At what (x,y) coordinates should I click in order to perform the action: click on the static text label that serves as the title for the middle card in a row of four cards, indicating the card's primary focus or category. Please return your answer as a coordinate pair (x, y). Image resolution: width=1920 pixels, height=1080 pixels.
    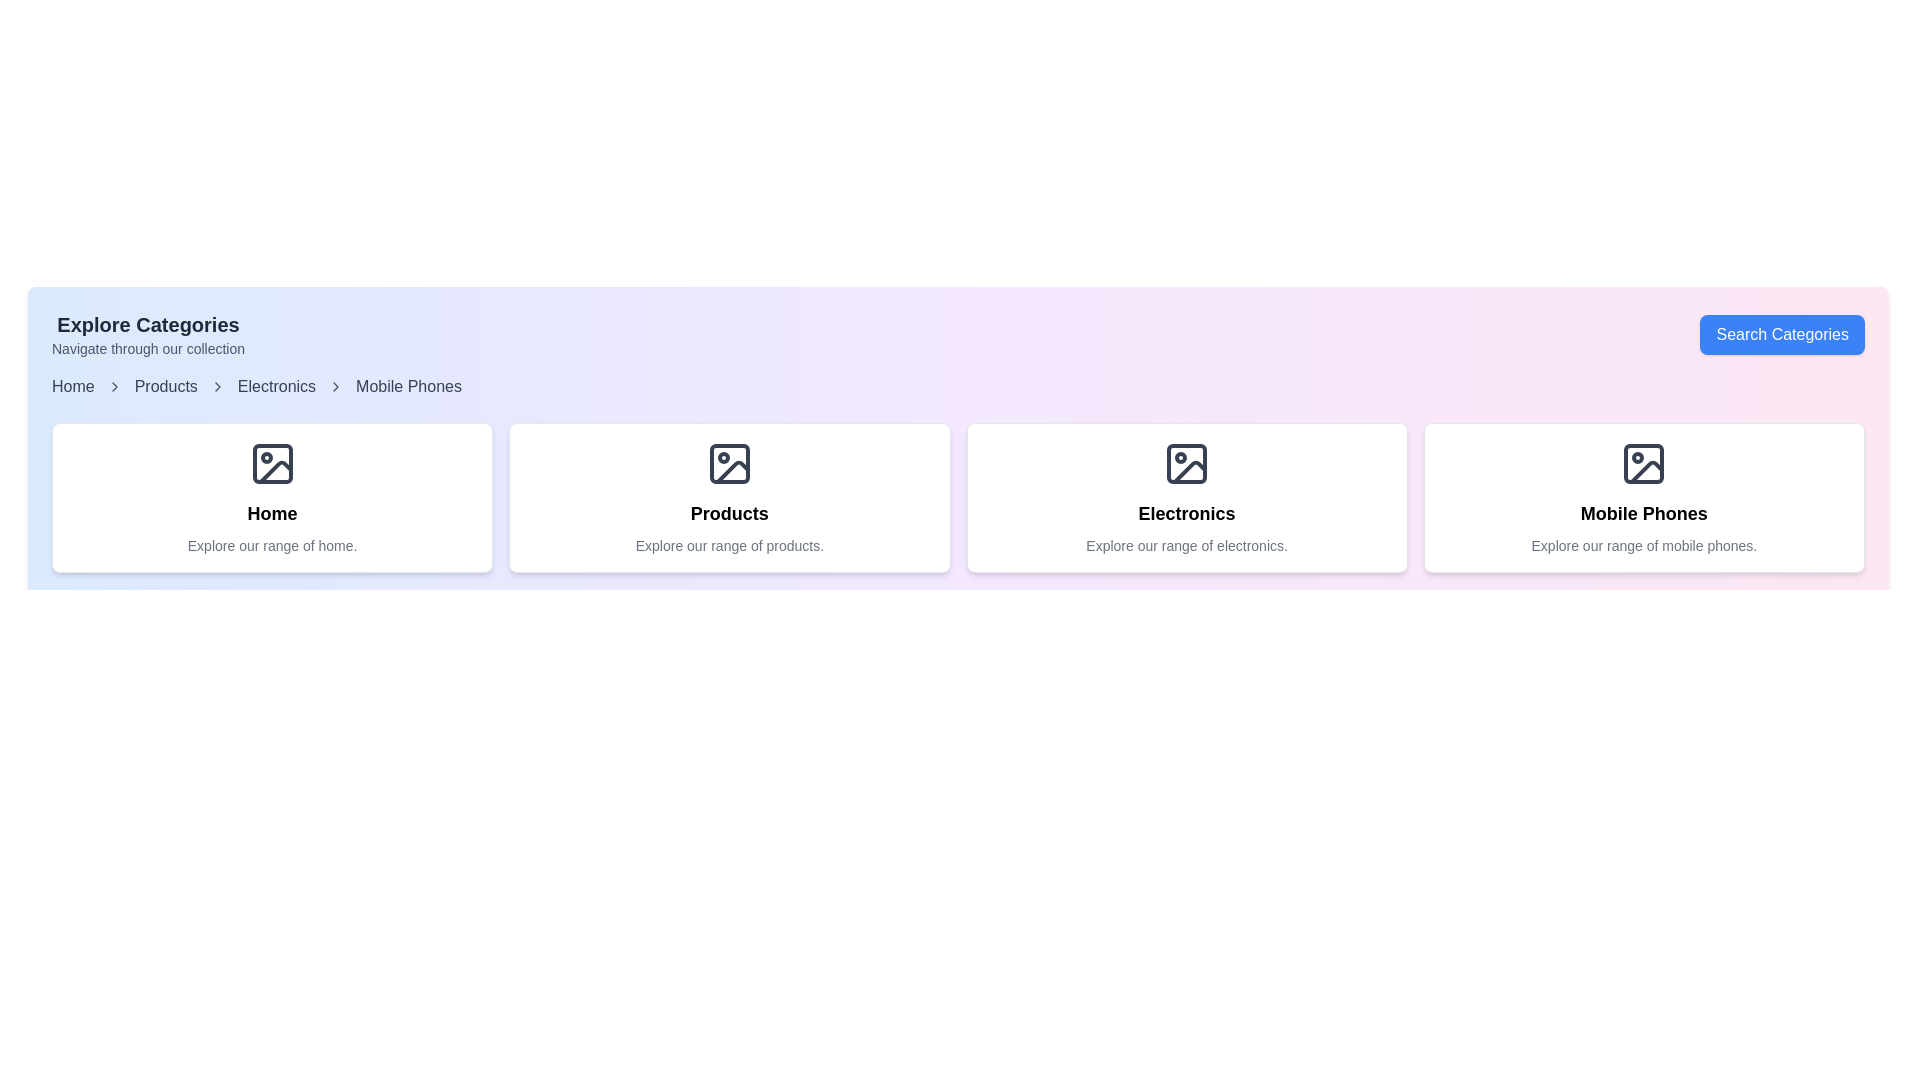
    Looking at the image, I should click on (728, 512).